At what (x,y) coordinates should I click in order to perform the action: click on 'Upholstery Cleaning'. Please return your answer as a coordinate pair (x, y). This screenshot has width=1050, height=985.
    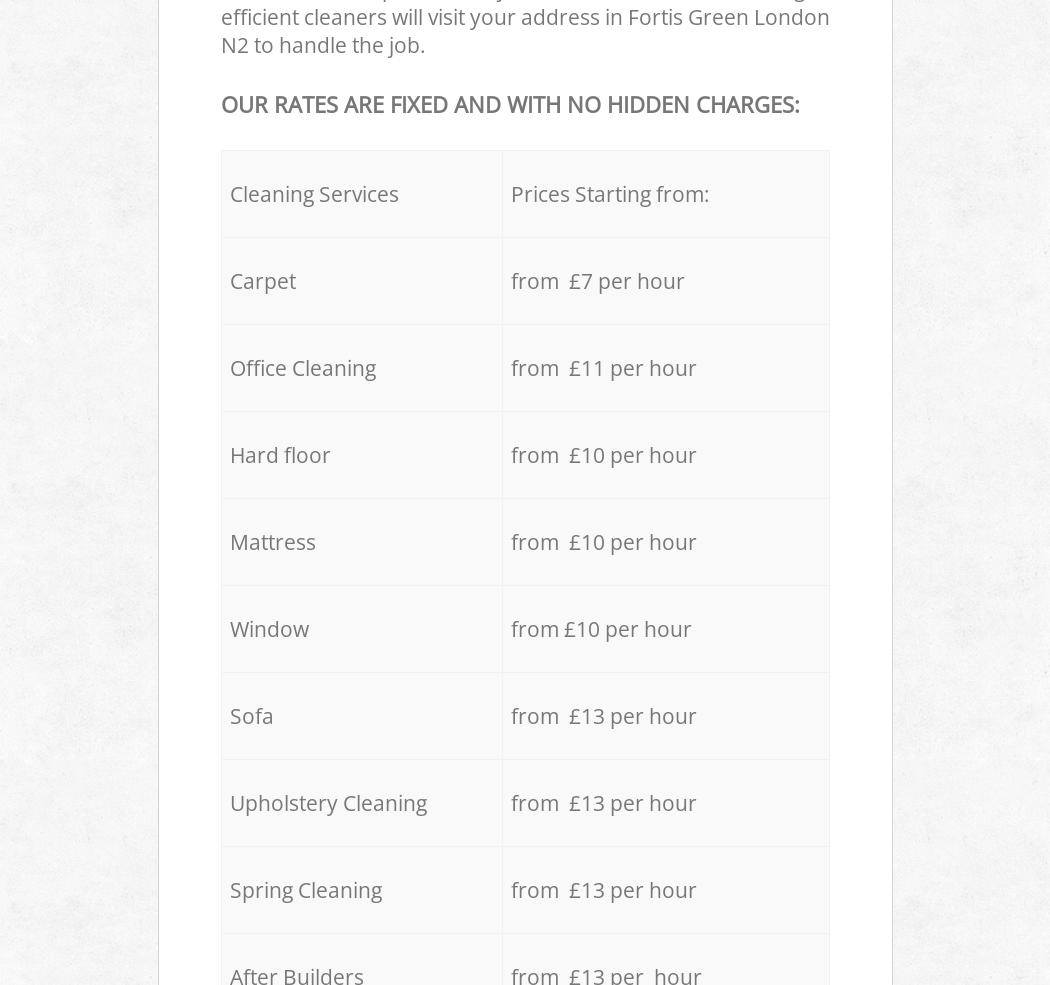
    Looking at the image, I should click on (327, 800).